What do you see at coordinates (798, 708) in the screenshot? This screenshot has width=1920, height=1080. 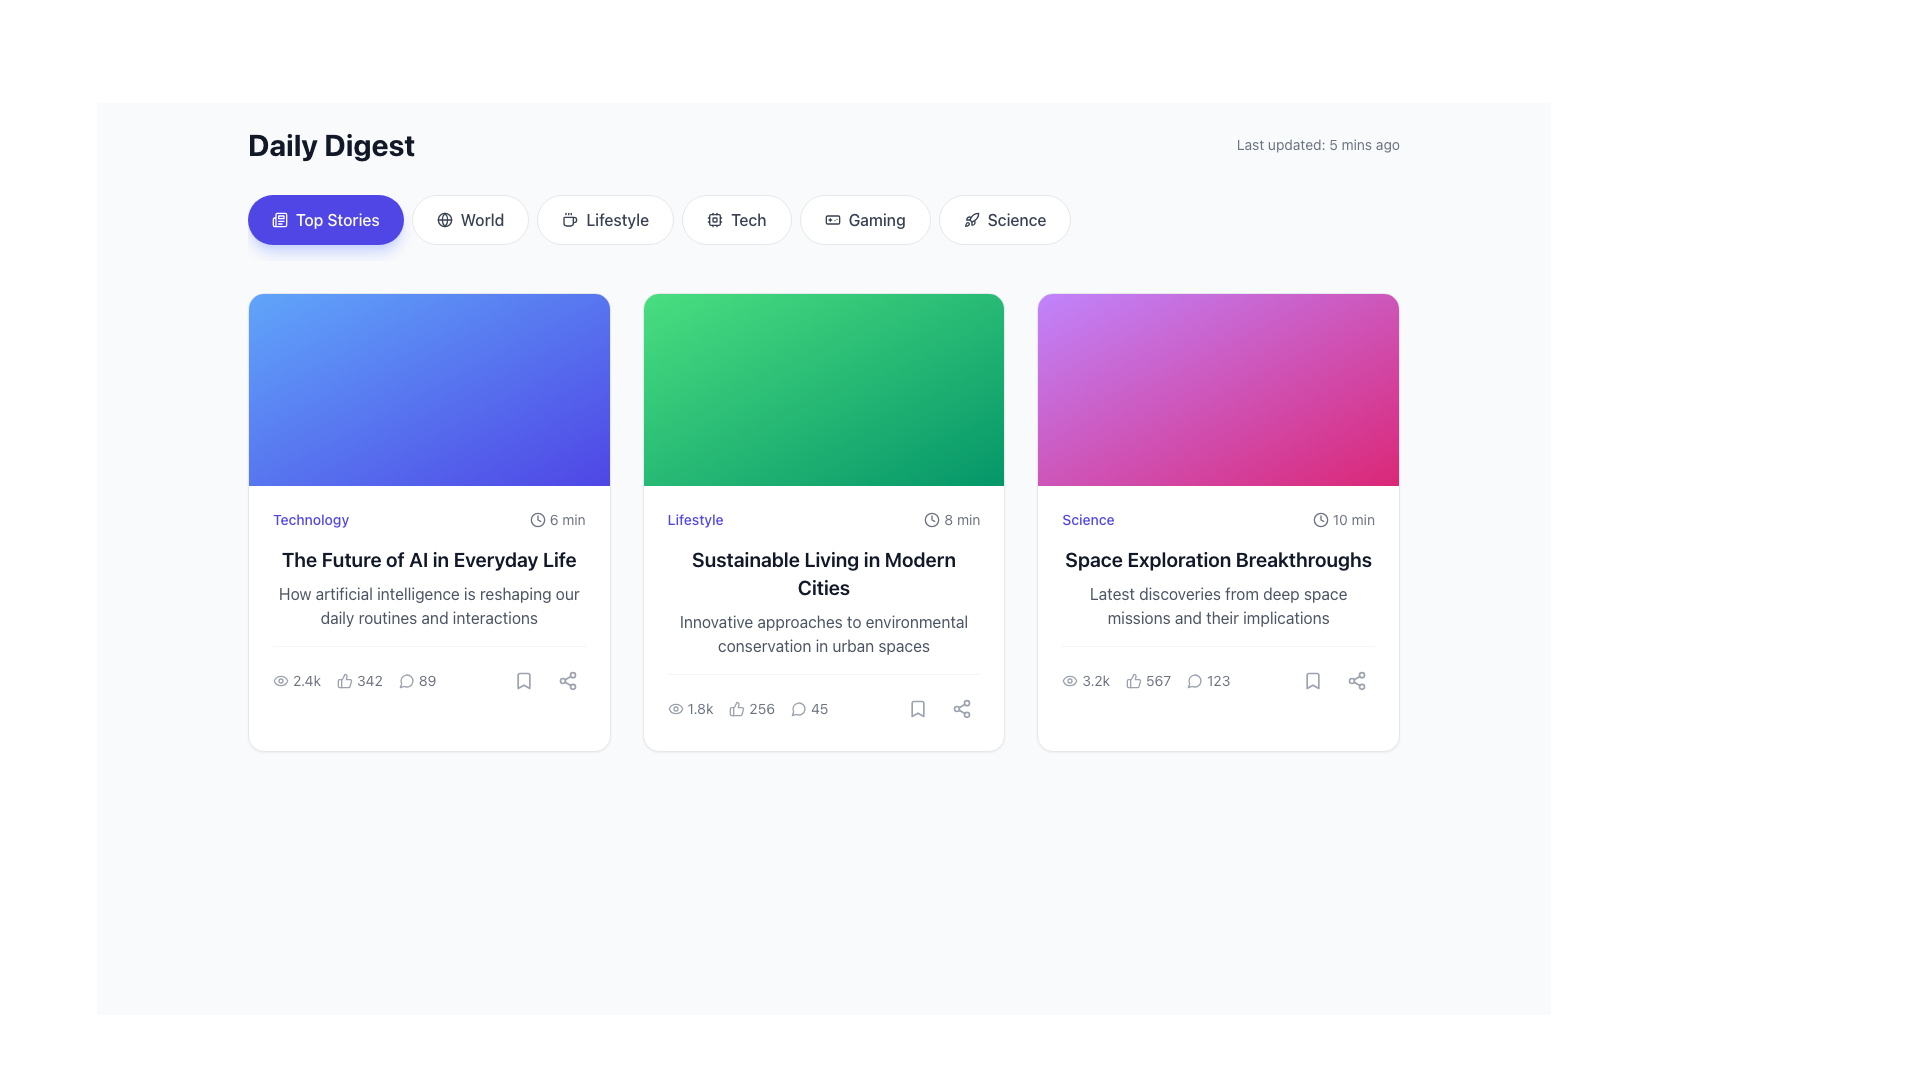 I see `the gray circular speech bubble icon that is located near the bottom of the central card in a grid, to the left of the text element displaying '45'` at bounding box center [798, 708].